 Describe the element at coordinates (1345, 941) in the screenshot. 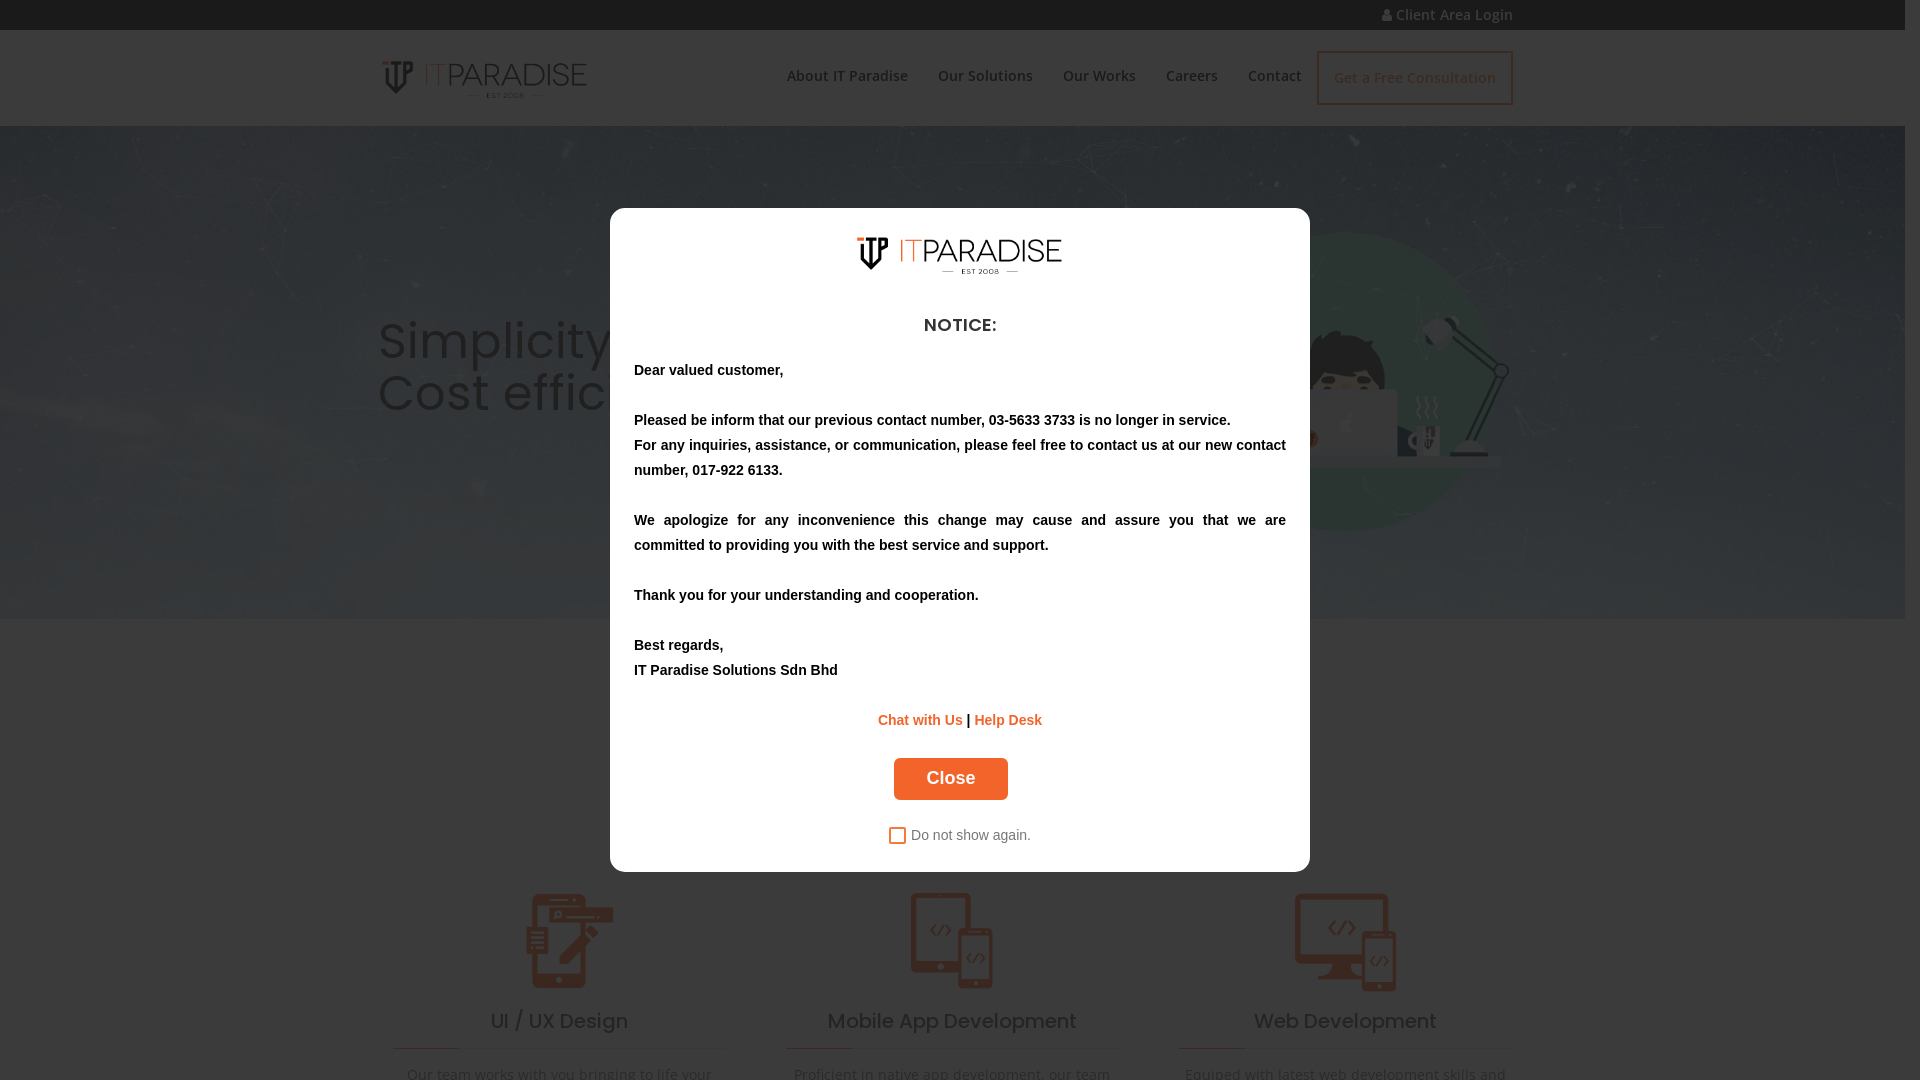

I see `'Web Development-OPT3'` at that location.